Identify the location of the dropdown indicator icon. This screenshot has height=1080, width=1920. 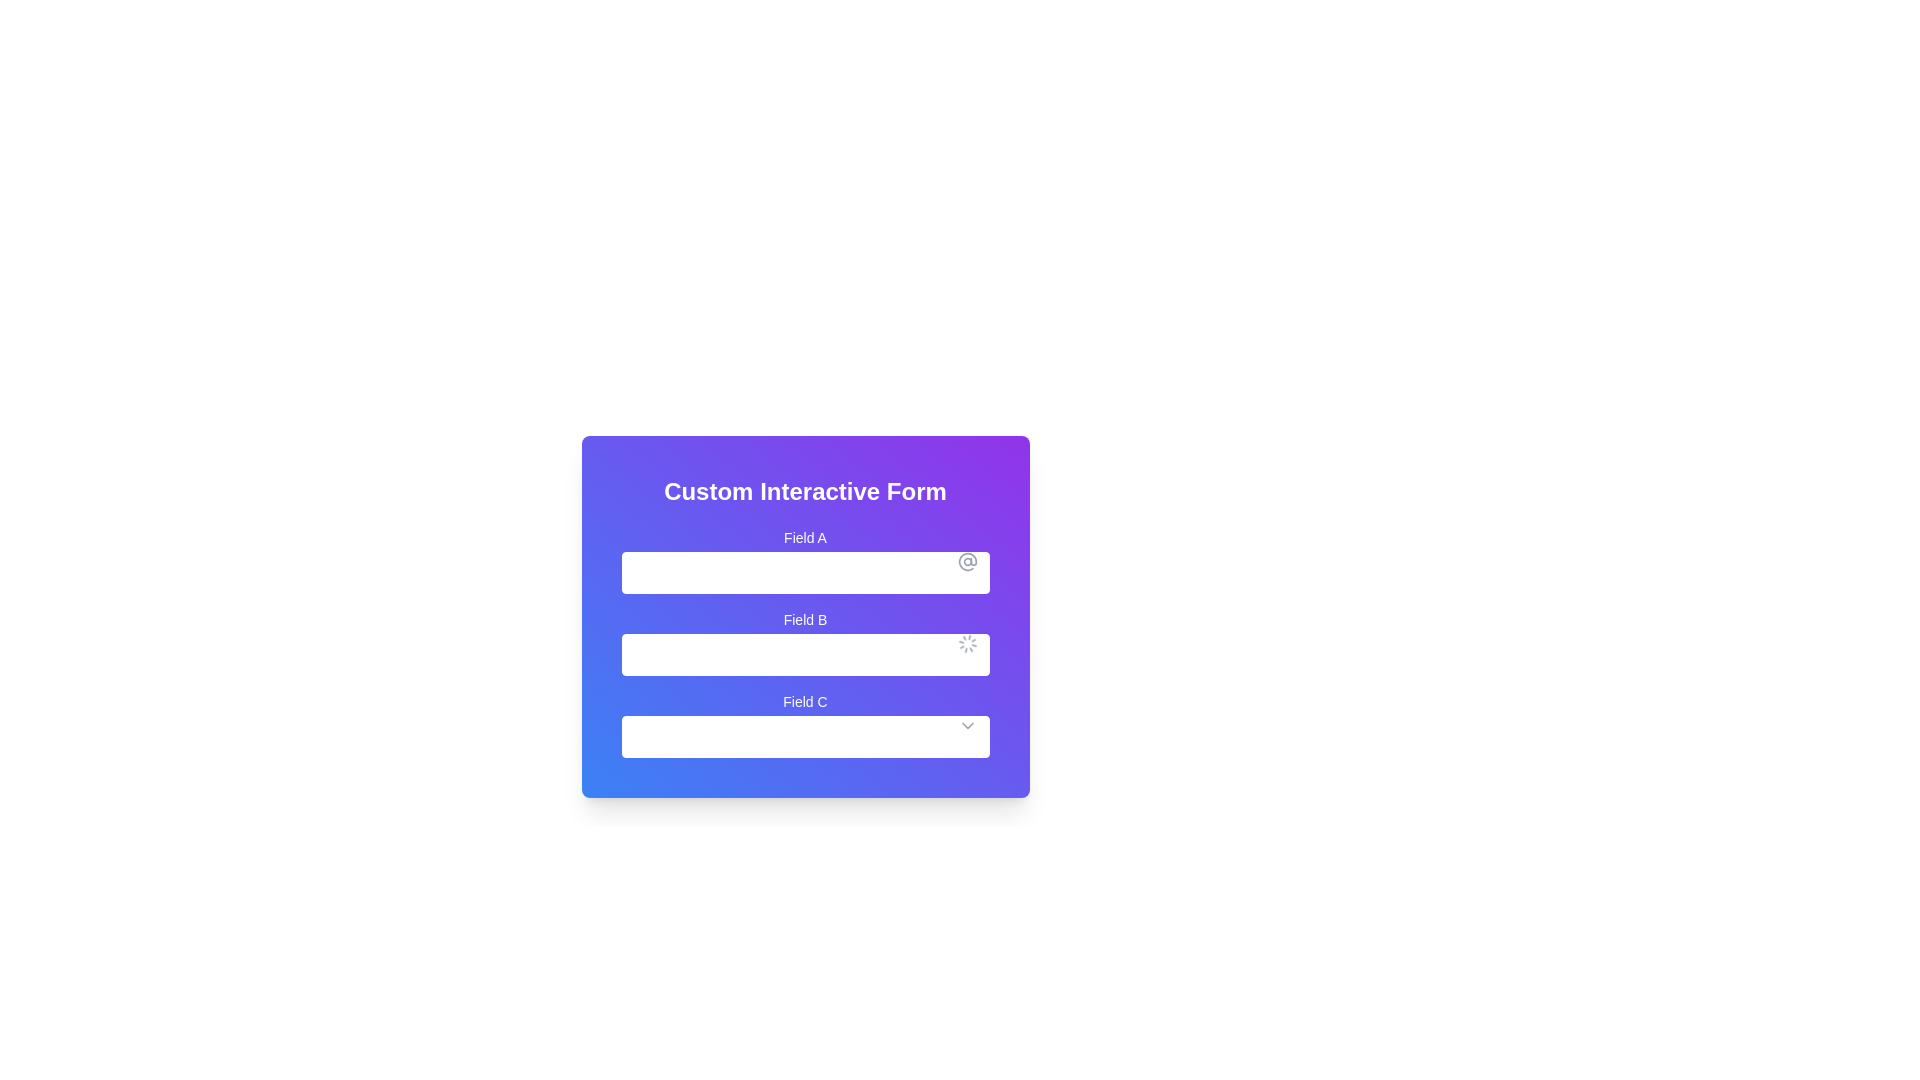
(967, 725).